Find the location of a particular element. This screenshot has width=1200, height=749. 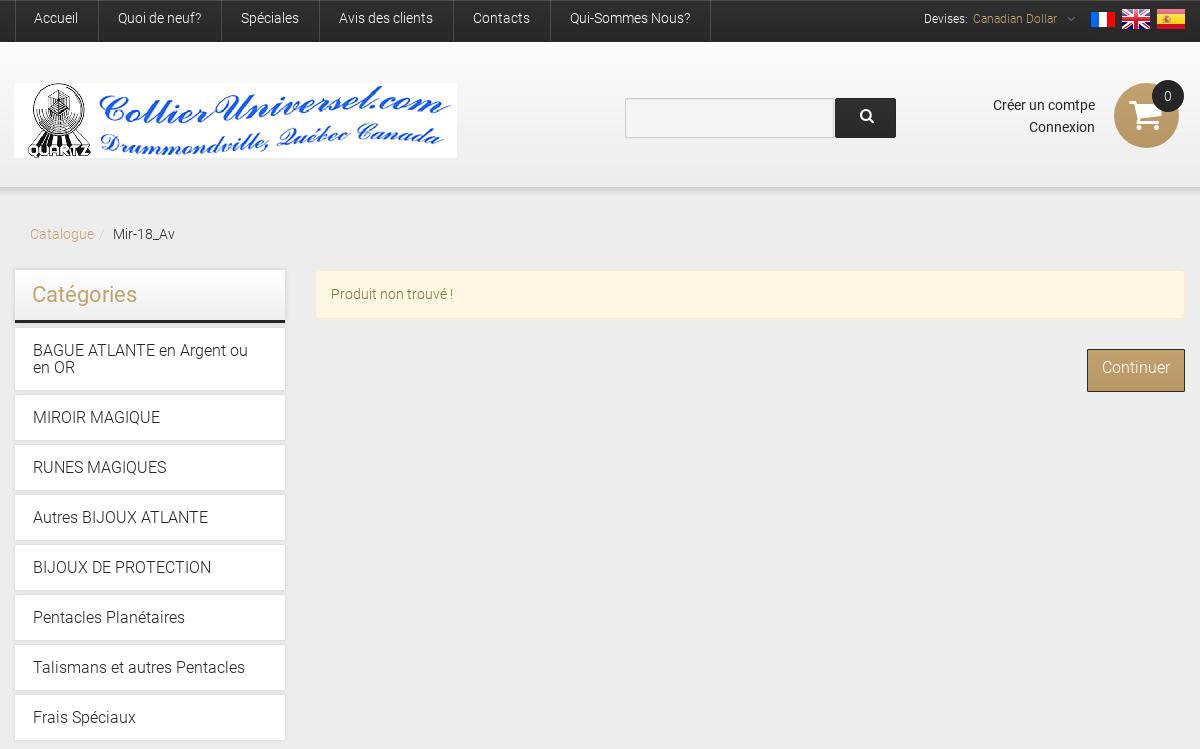

'Catégories' is located at coordinates (84, 293).